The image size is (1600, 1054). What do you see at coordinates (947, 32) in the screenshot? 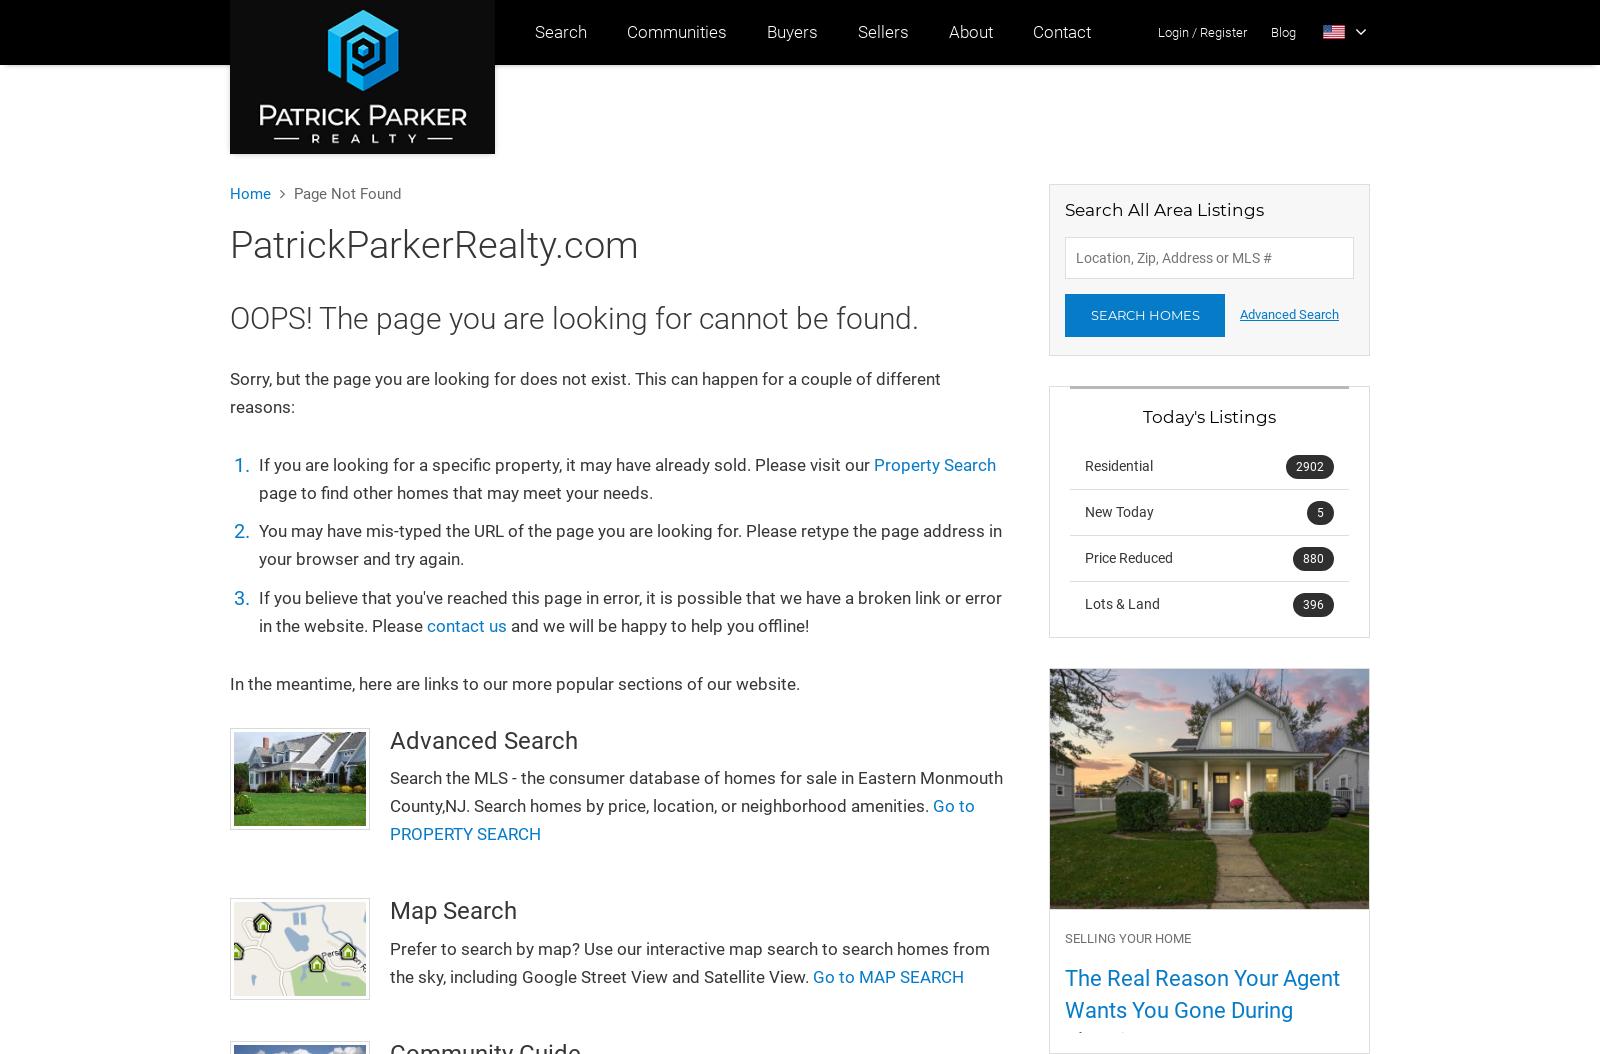
I see `'About'` at bounding box center [947, 32].